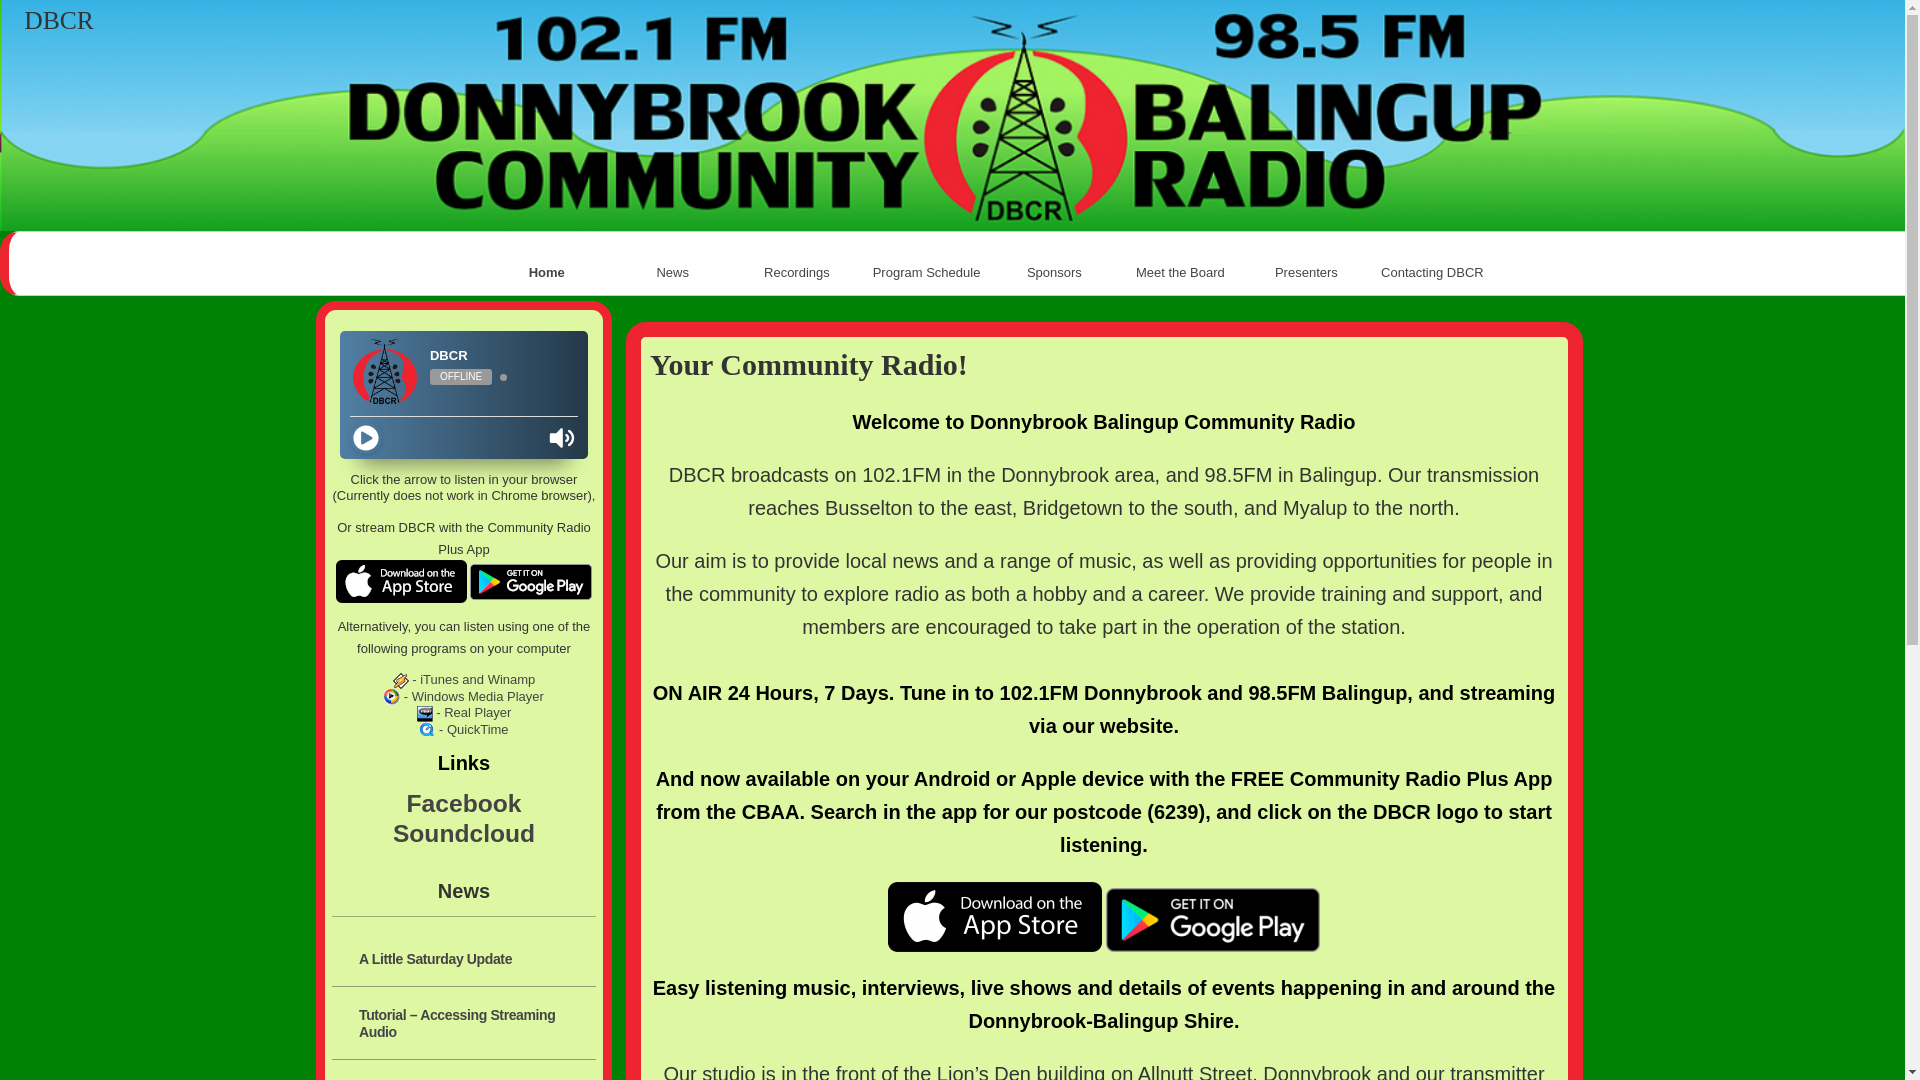  Describe the element at coordinates (481, 273) in the screenshot. I see `'Home'` at that location.